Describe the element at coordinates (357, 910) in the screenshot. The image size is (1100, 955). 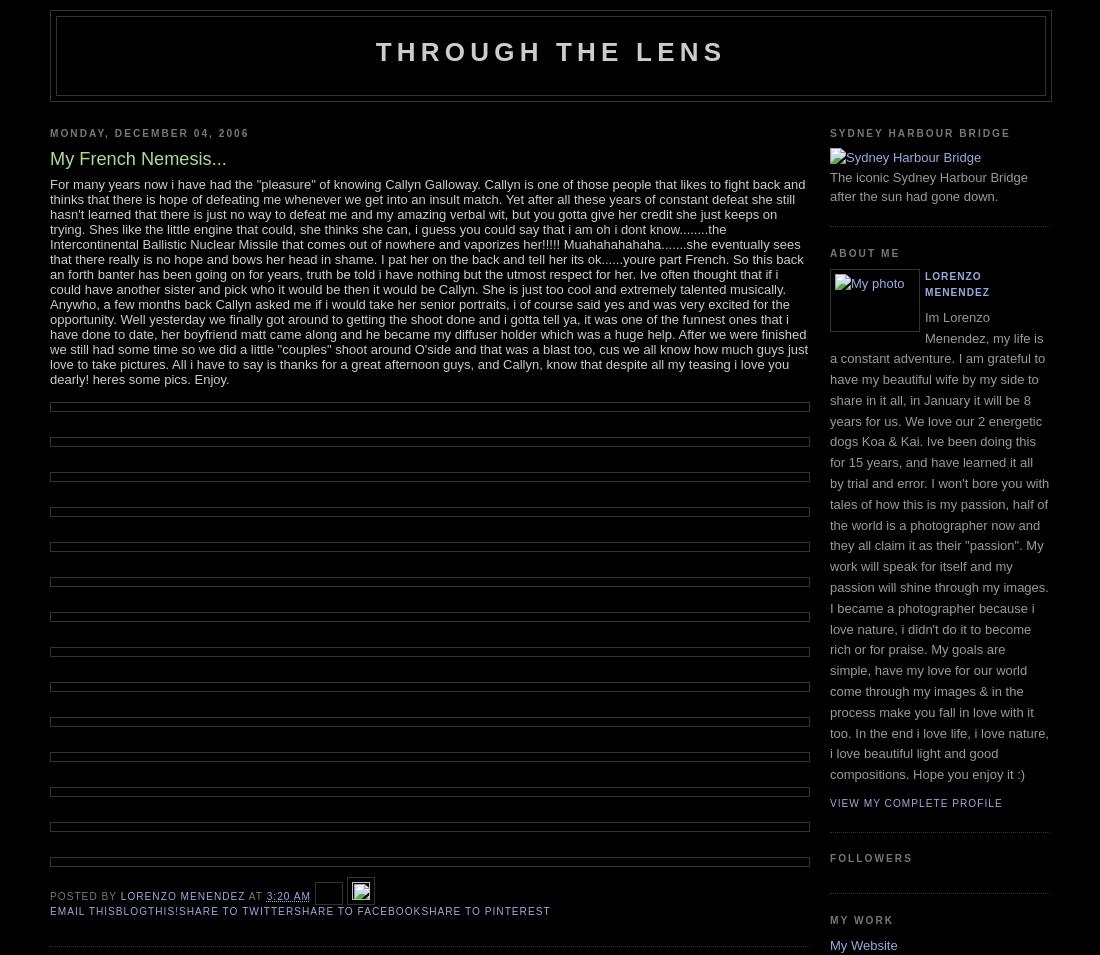
I see `'Share to Facebook'` at that location.